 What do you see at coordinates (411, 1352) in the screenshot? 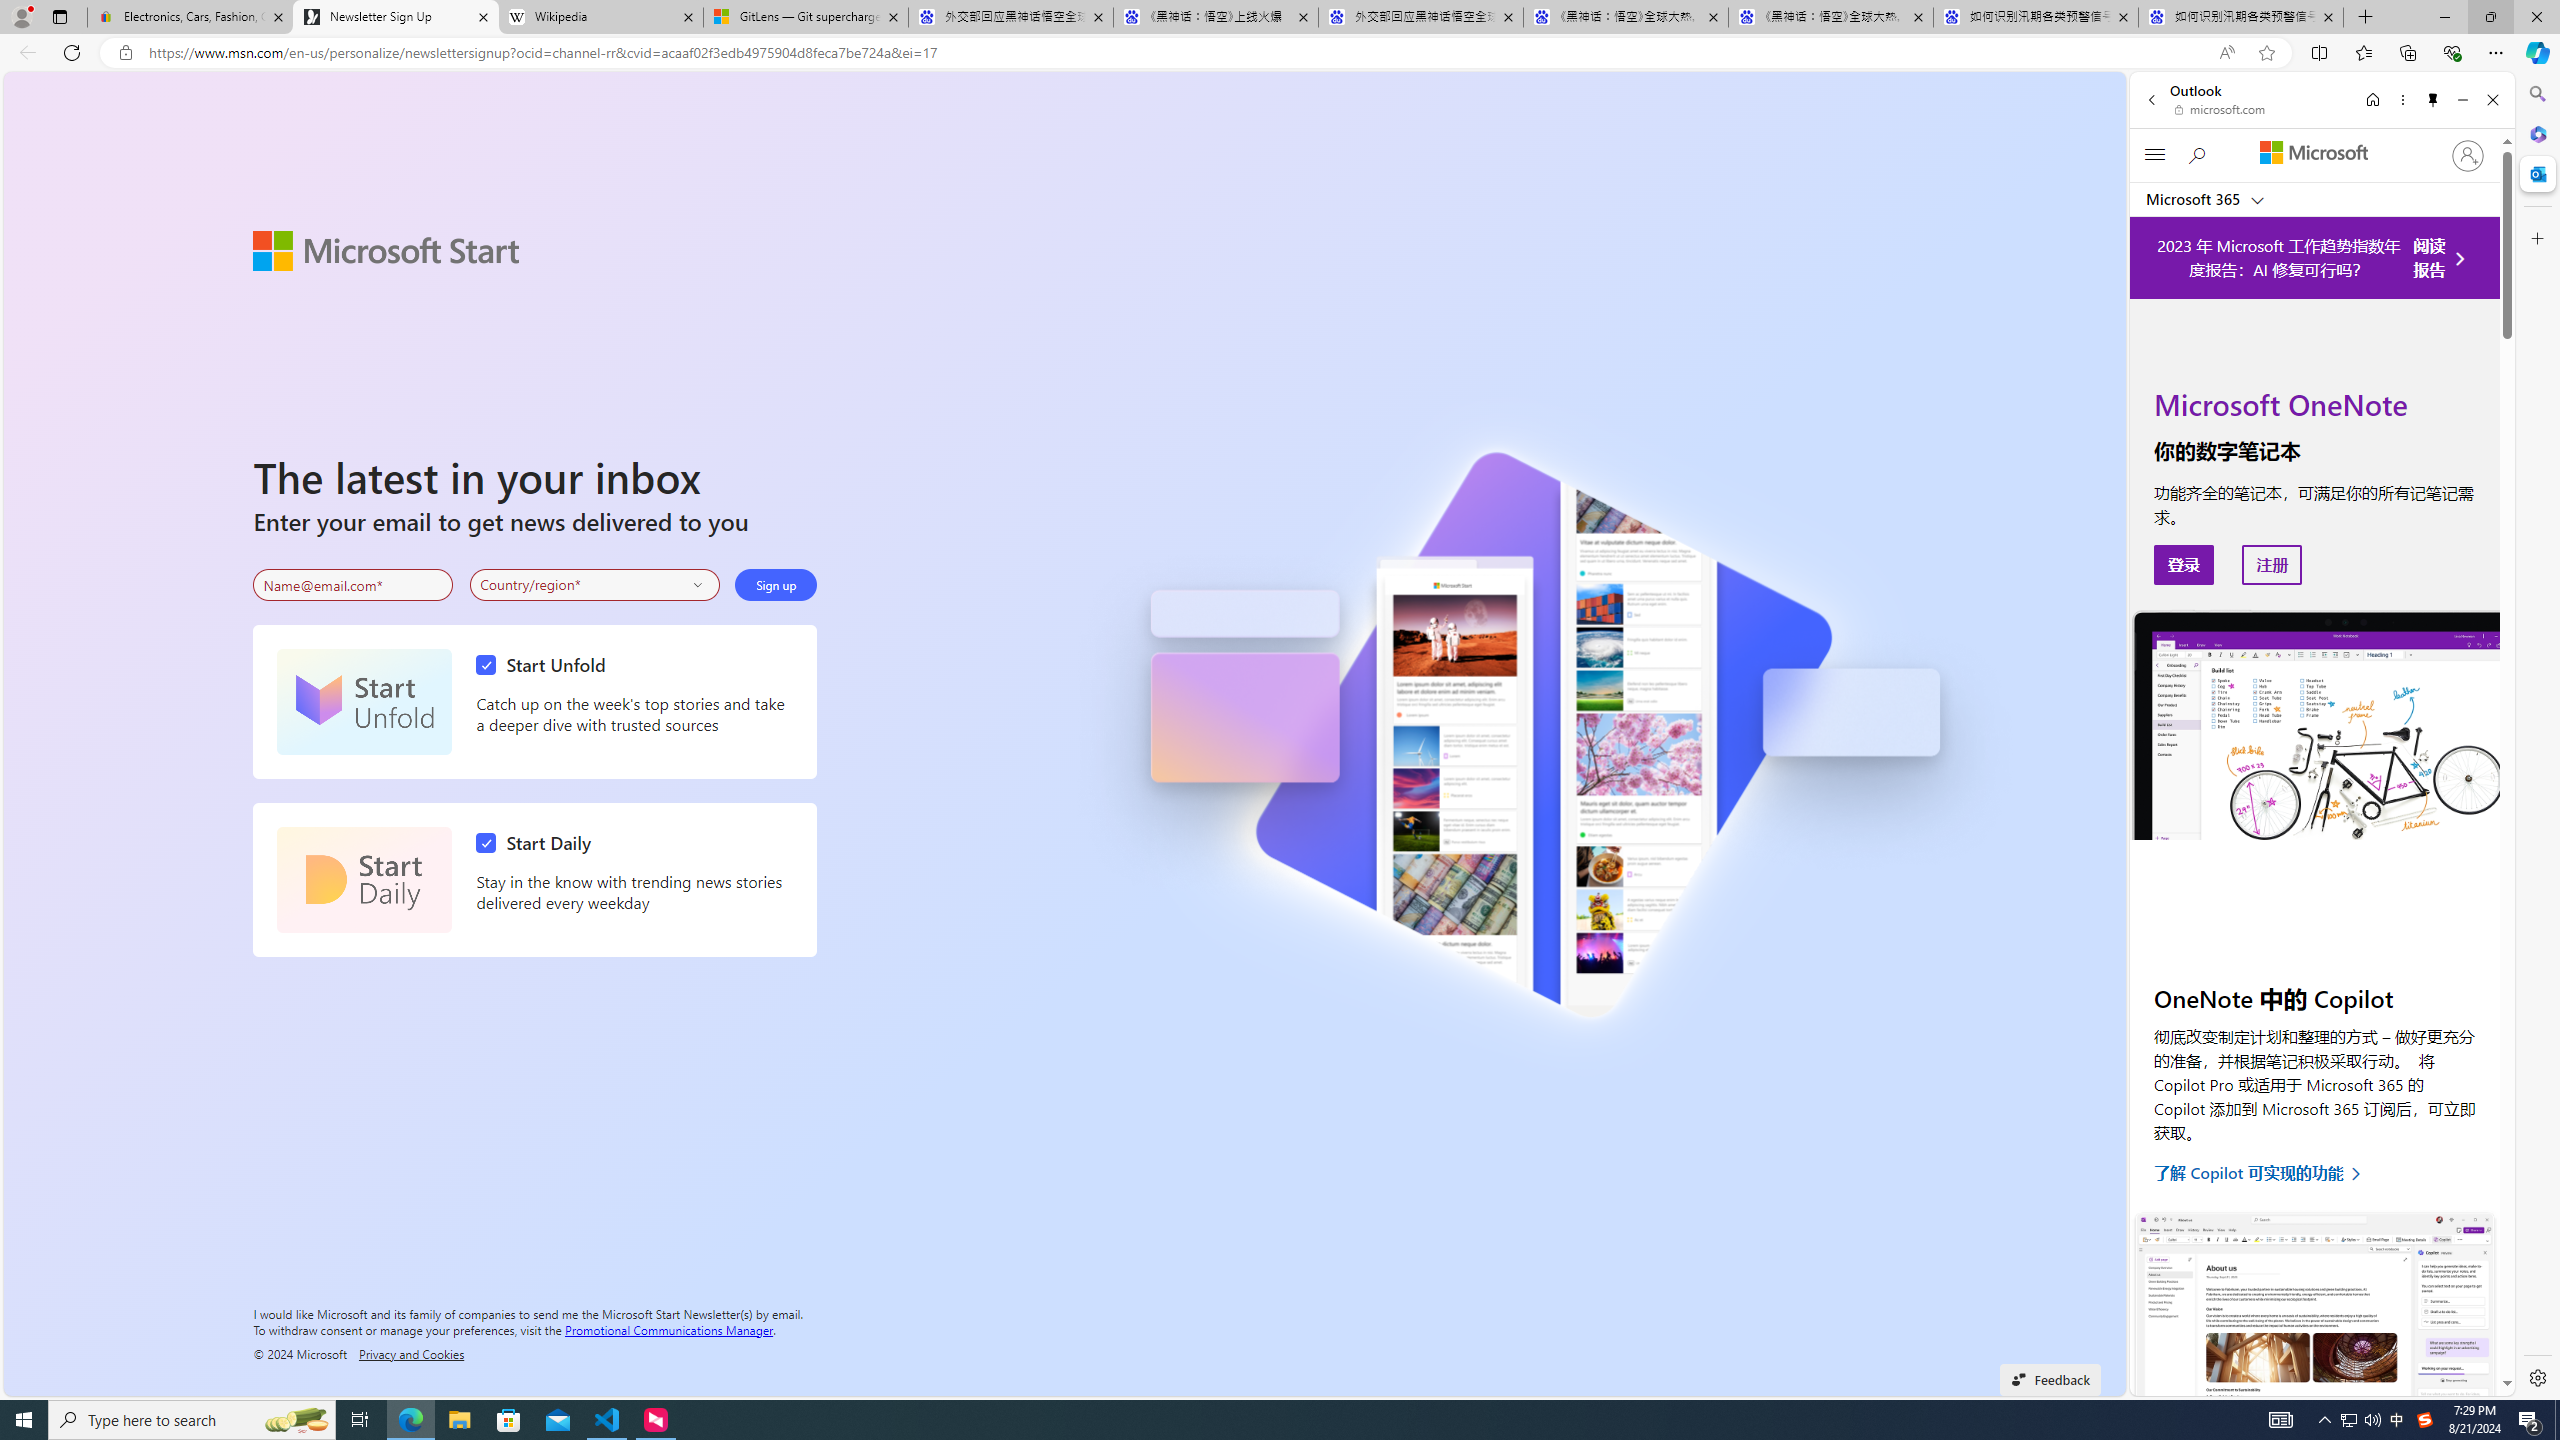
I see `'Privacy and Cookies'` at bounding box center [411, 1352].